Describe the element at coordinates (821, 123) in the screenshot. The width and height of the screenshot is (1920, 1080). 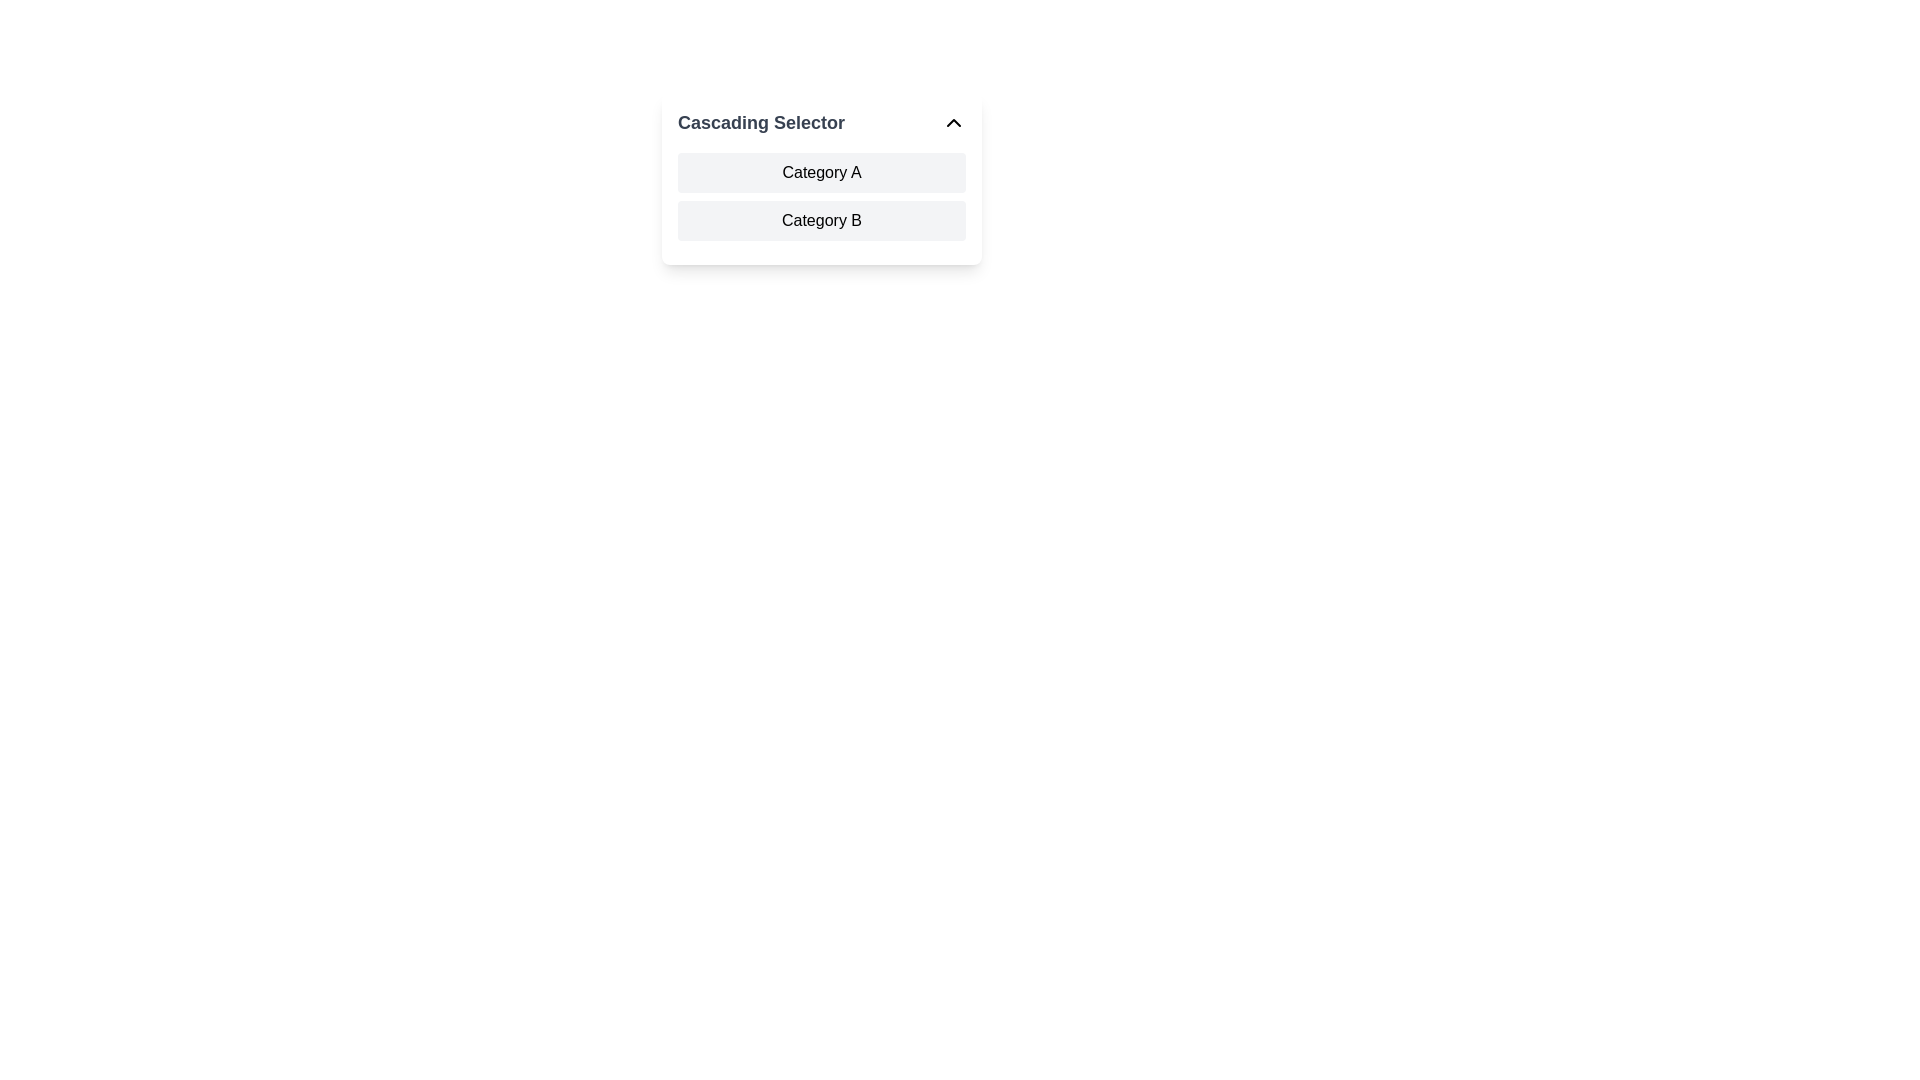
I see `the 'Cascading Selector' Dropdown Toggle Header` at that location.